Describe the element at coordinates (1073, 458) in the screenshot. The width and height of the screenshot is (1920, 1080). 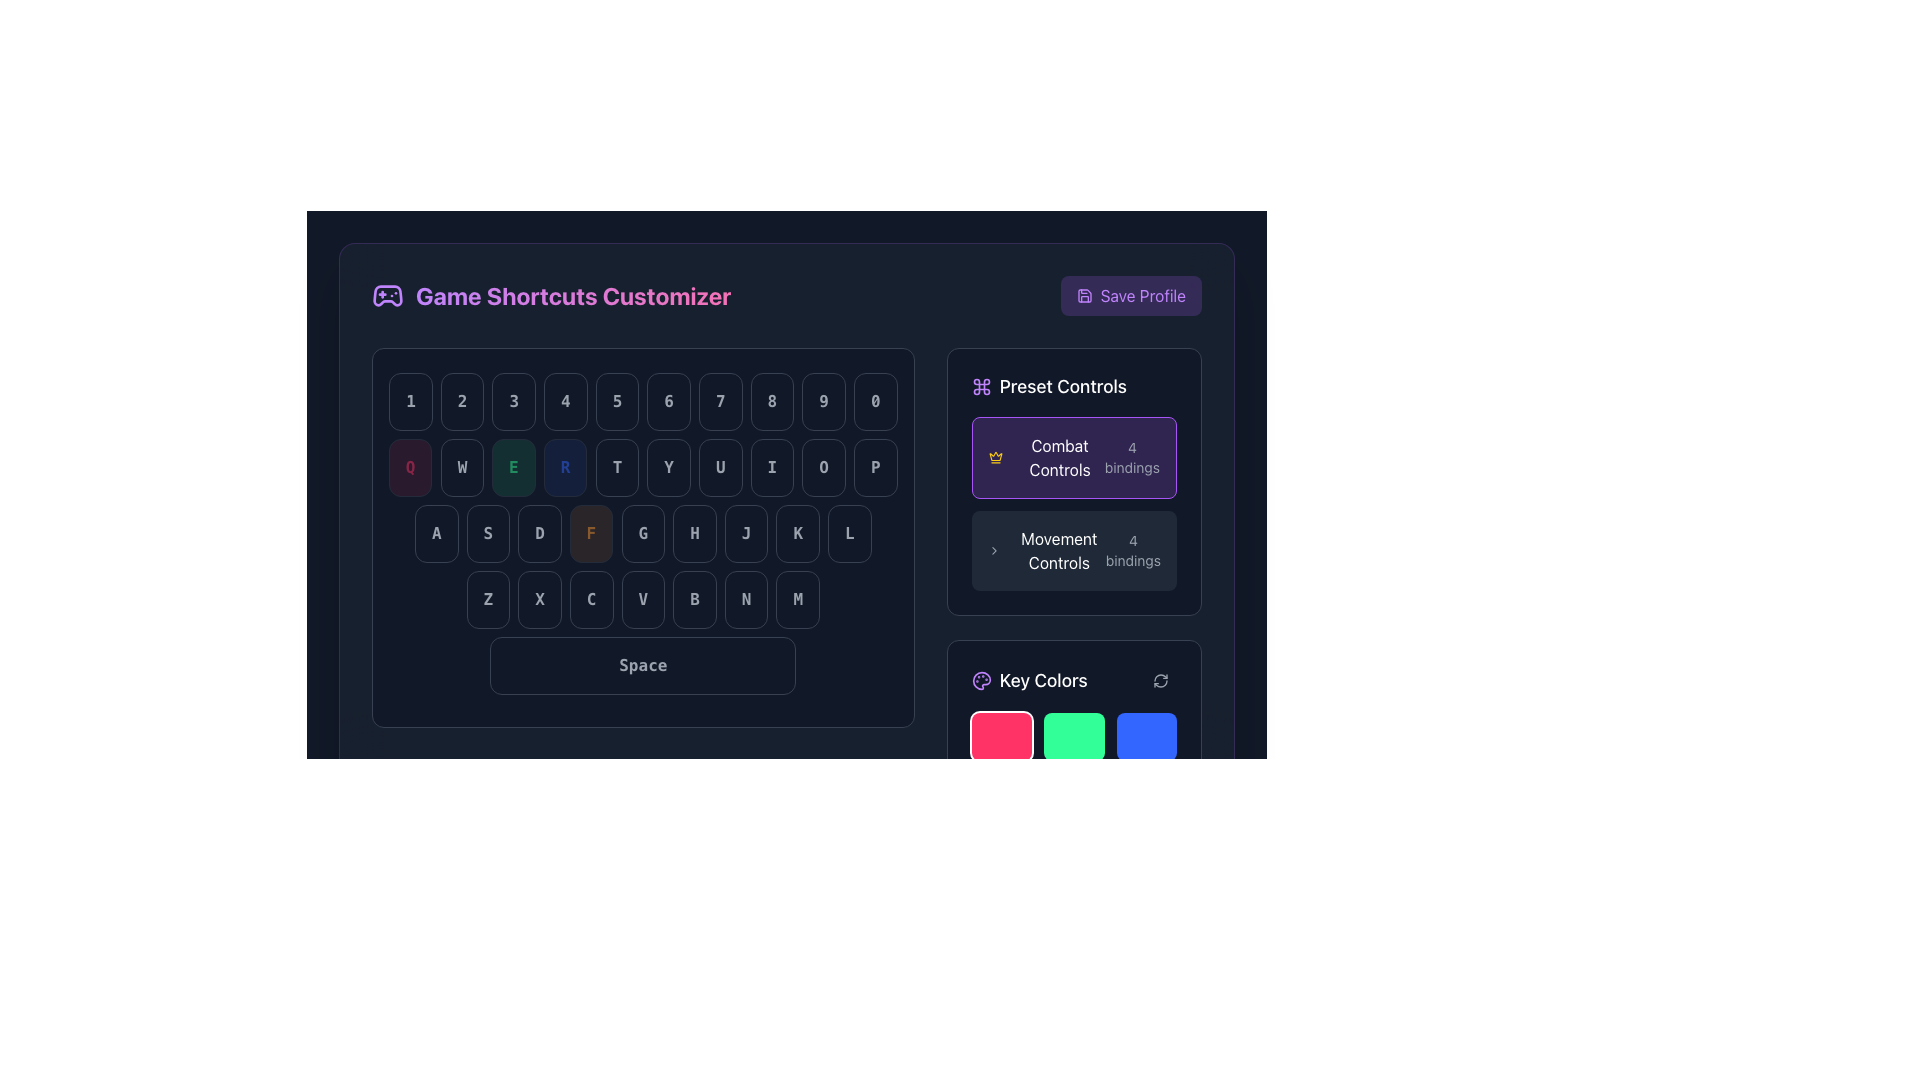
I see `the first button in the 'Preset Controls' section` at that location.